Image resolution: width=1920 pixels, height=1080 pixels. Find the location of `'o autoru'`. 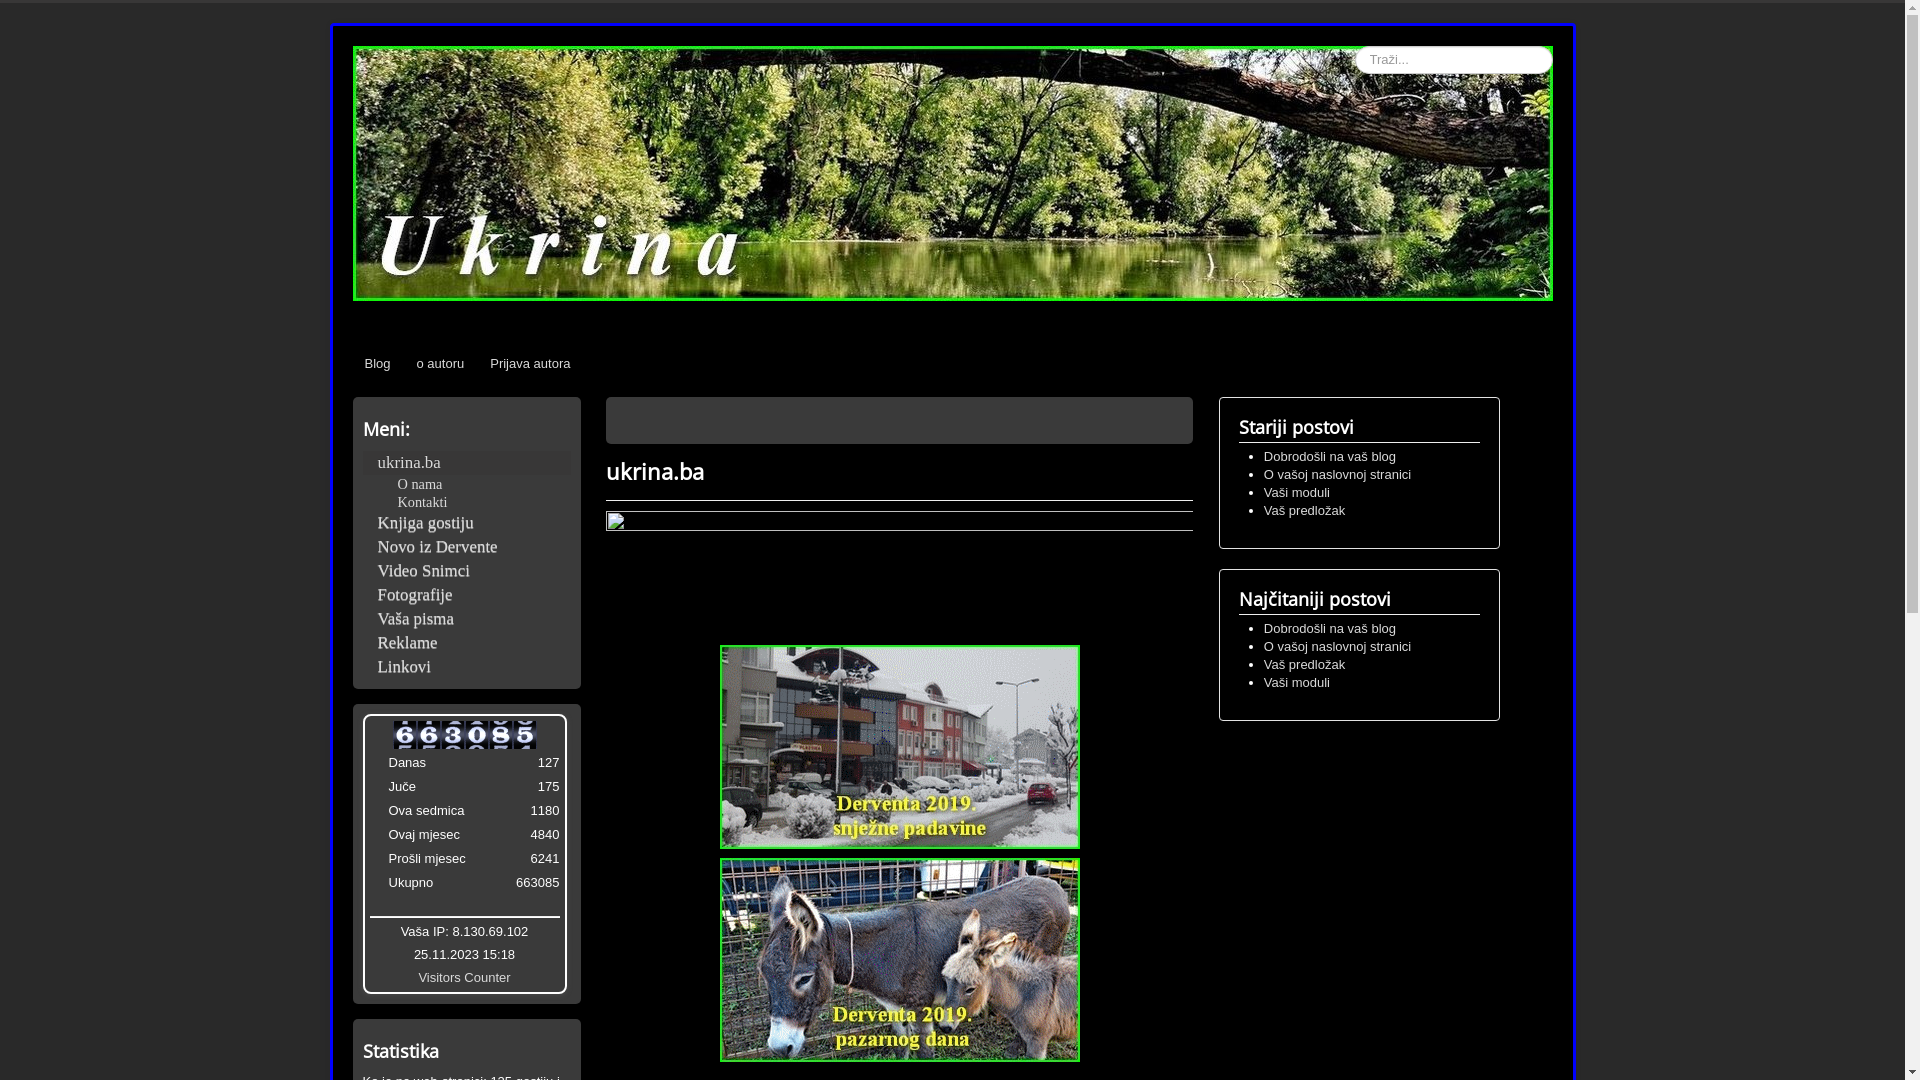

'o autoru' is located at coordinates (440, 363).